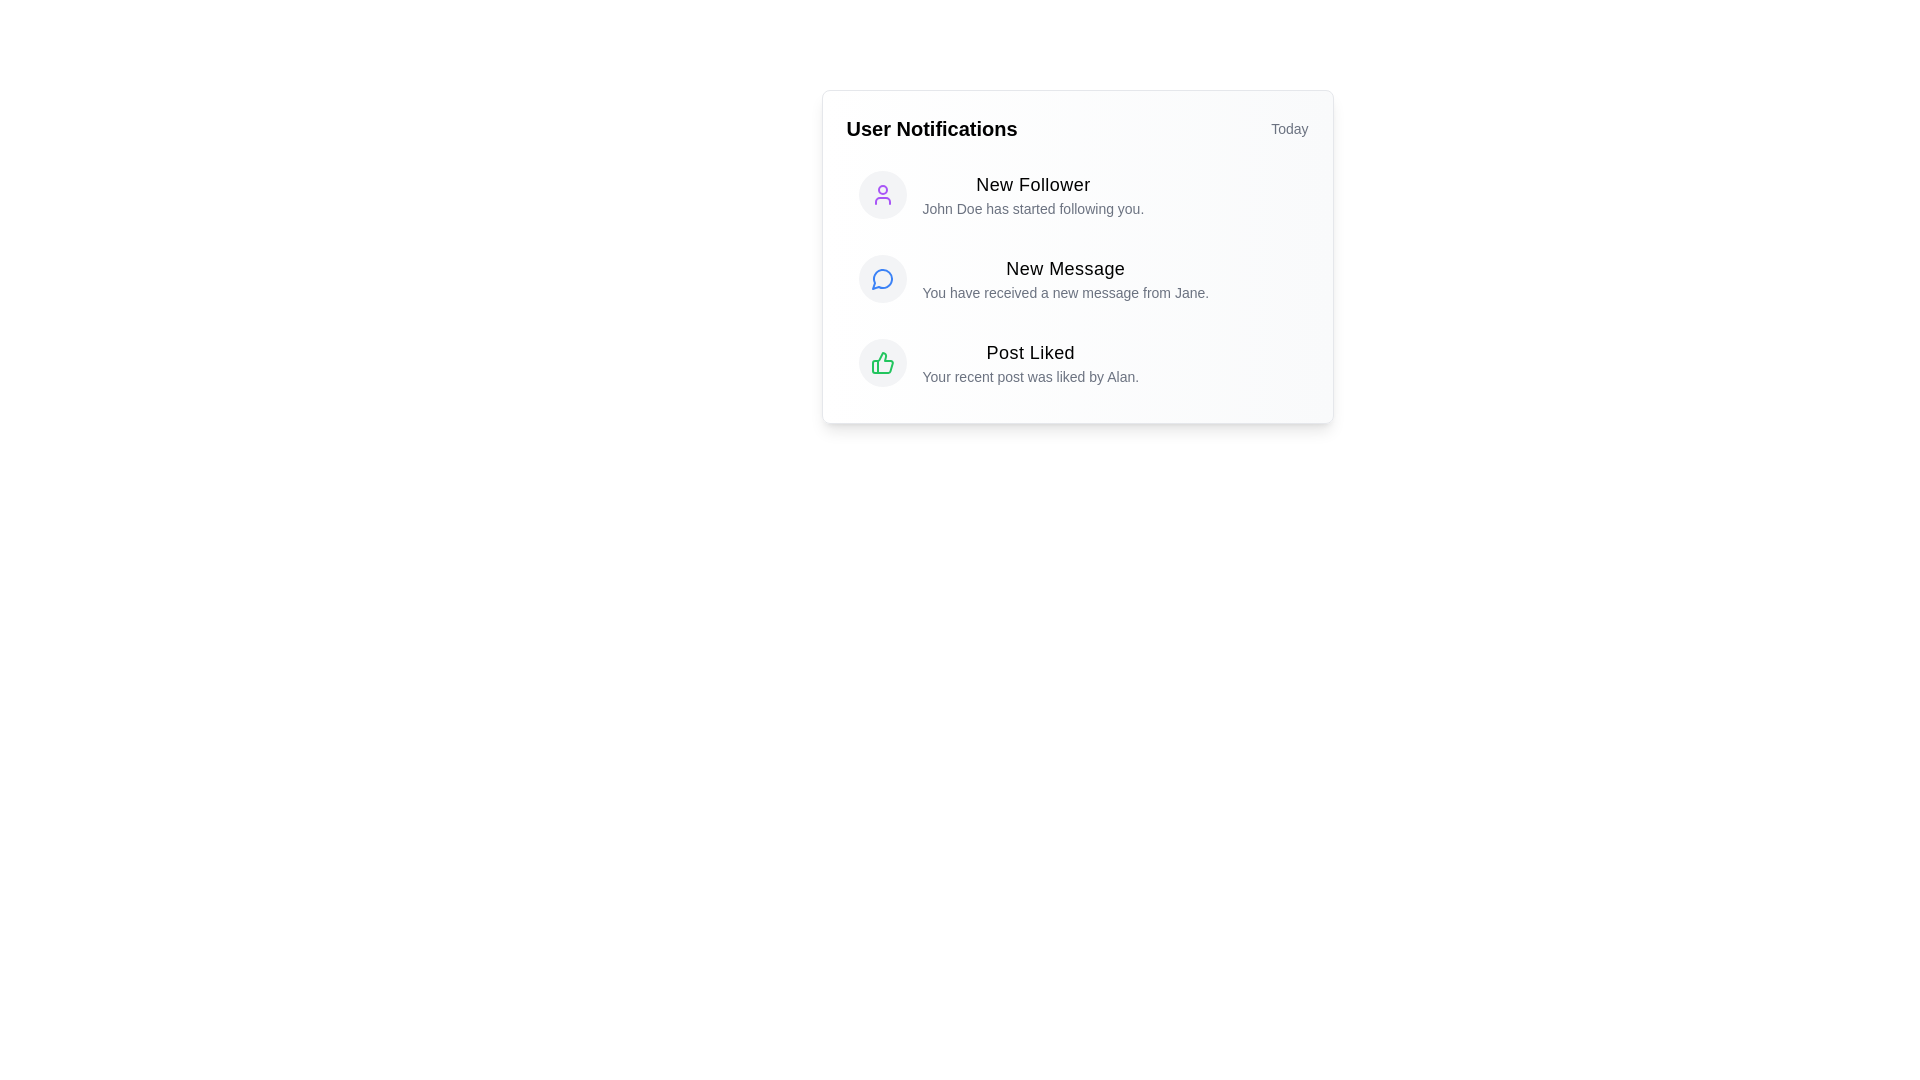  I want to click on the circular icon with a green thumbs-up symbol, located within the 'Post Liked' notification card, so click(881, 362).